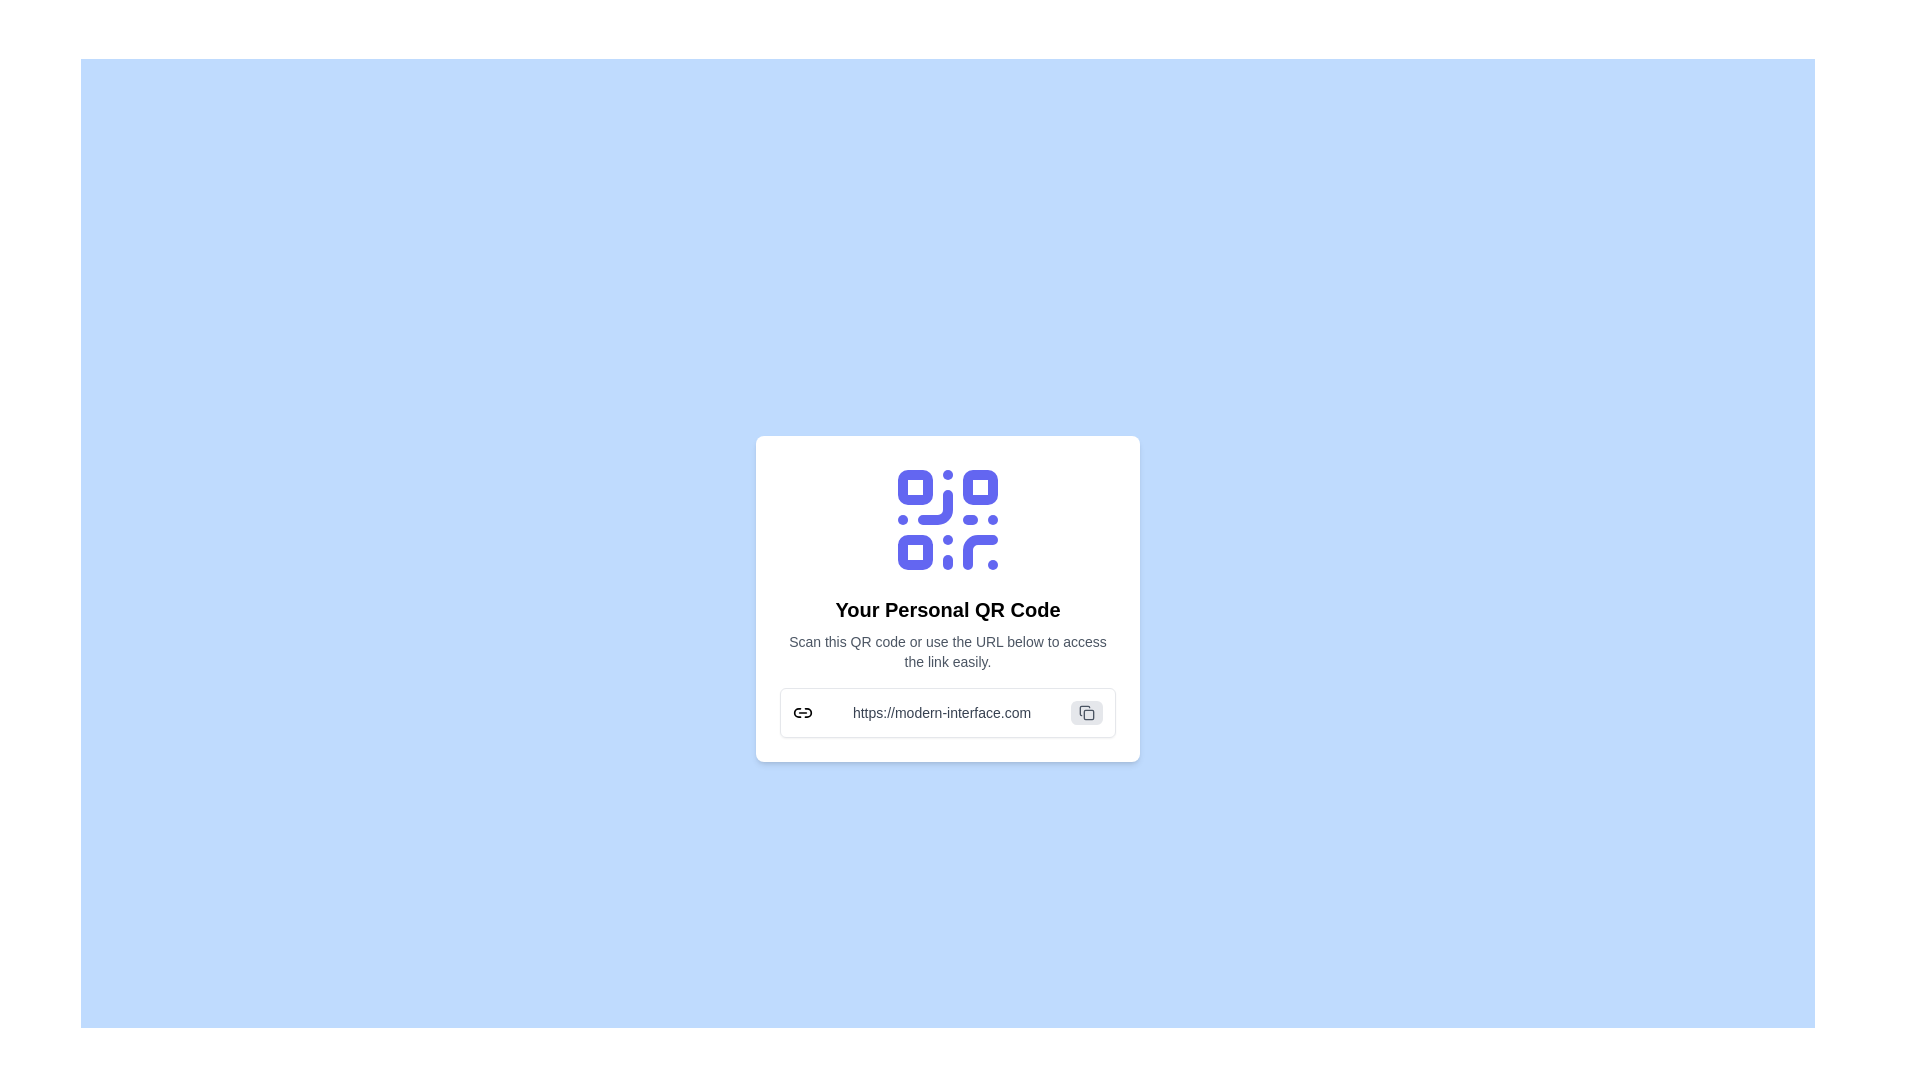  What do you see at coordinates (1085, 712) in the screenshot?
I see `the copy clipboard icon button, which is located at the rightmost end of a rounded rectangle component with a light gray background` at bounding box center [1085, 712].